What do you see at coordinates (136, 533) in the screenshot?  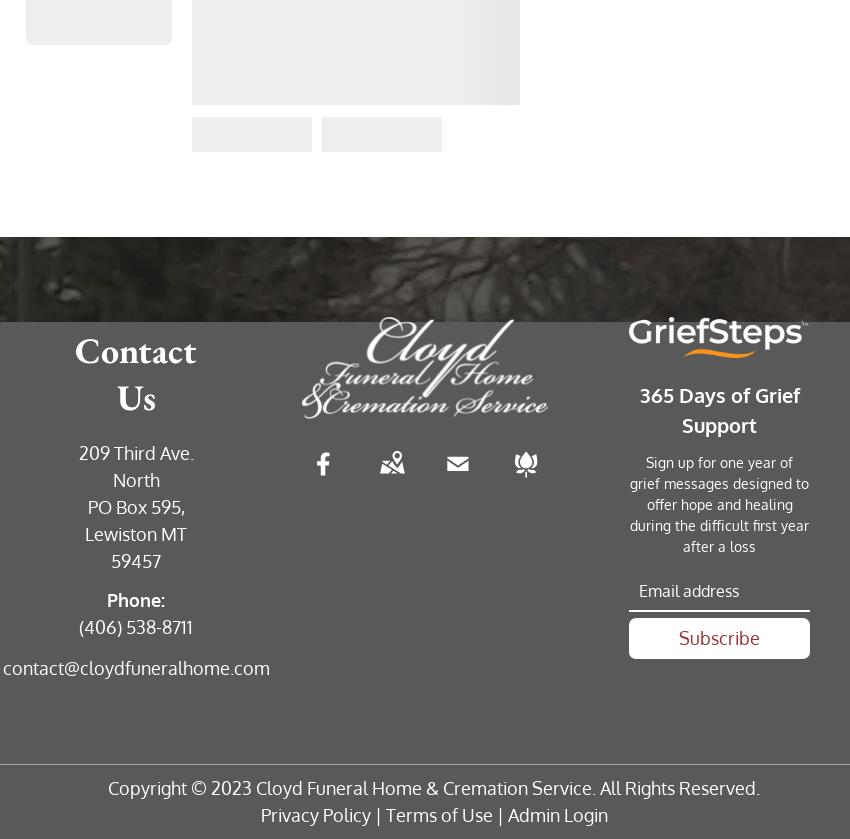 I see `'PO Box 595, Lewiston MT 59457'` at bounding box center [136, 533].